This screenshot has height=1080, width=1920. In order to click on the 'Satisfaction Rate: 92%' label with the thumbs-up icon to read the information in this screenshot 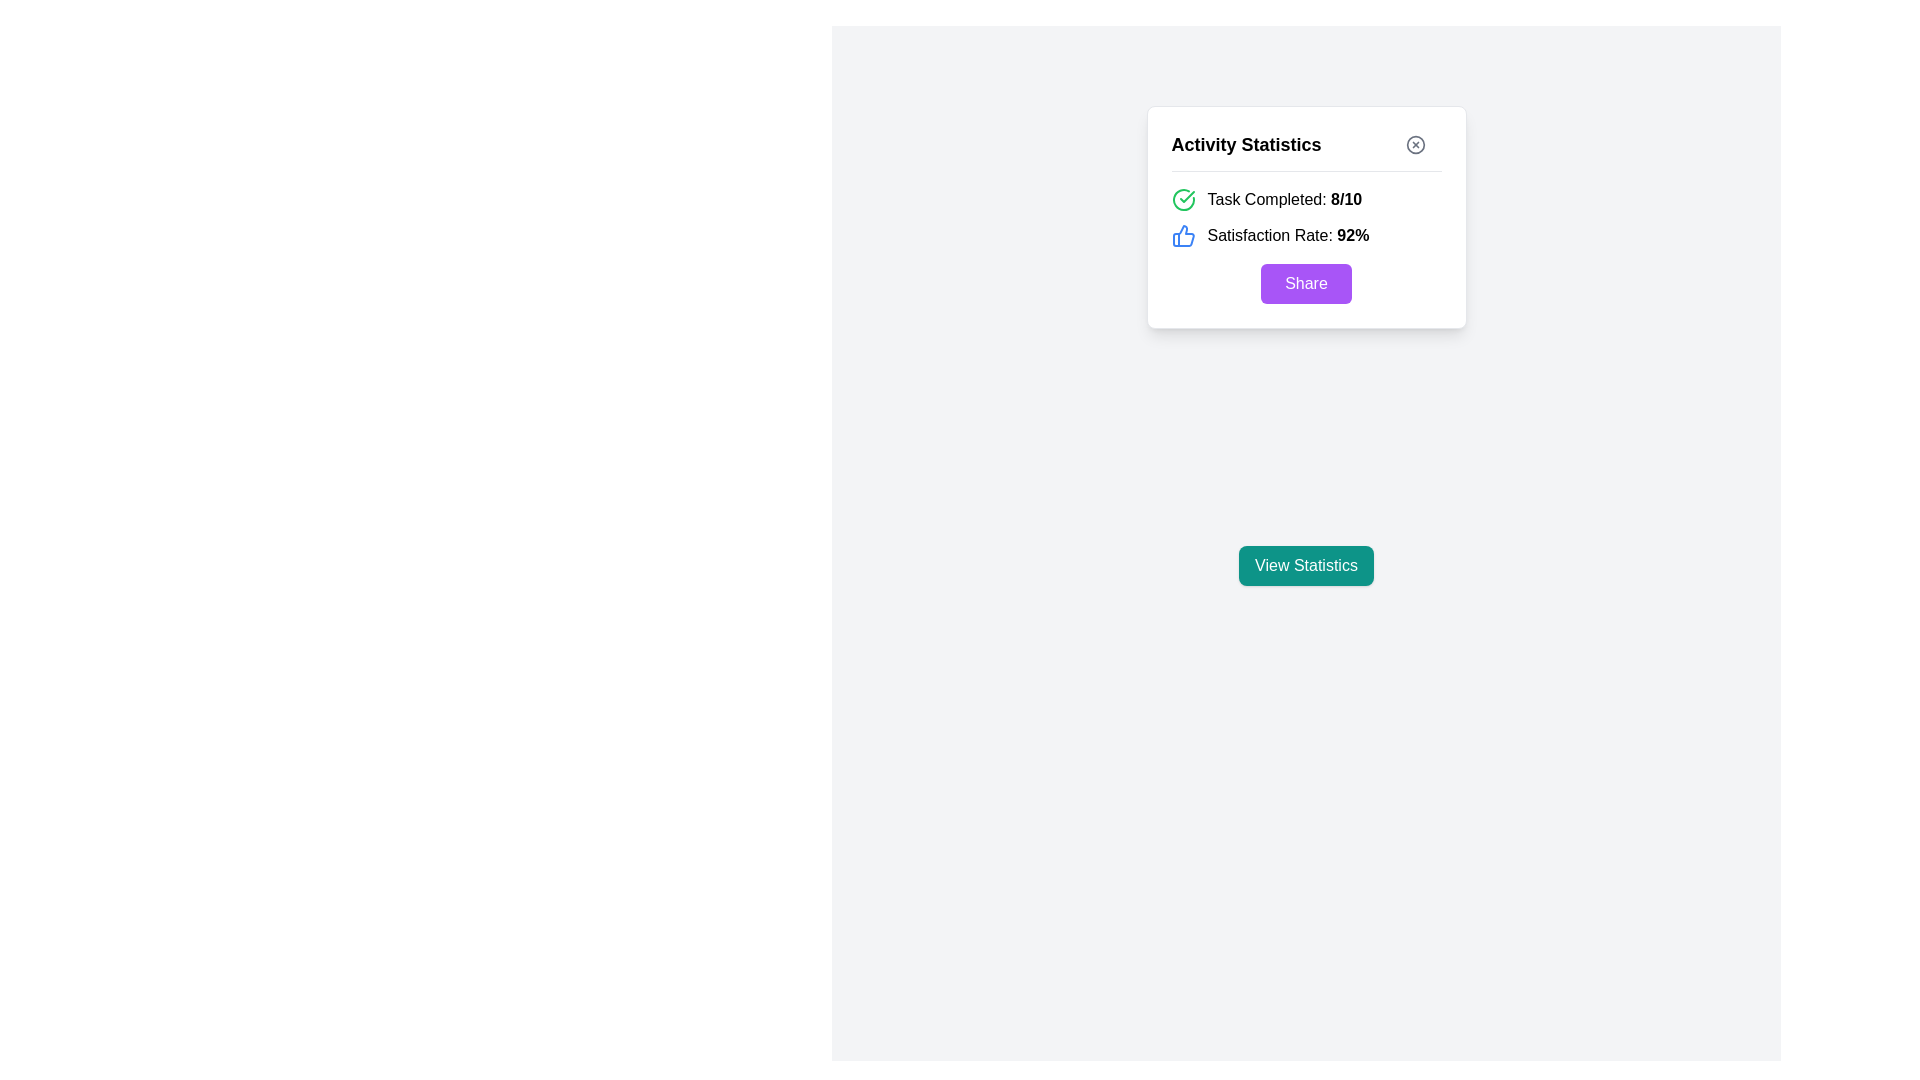, I will do `click(1306, 234)`.